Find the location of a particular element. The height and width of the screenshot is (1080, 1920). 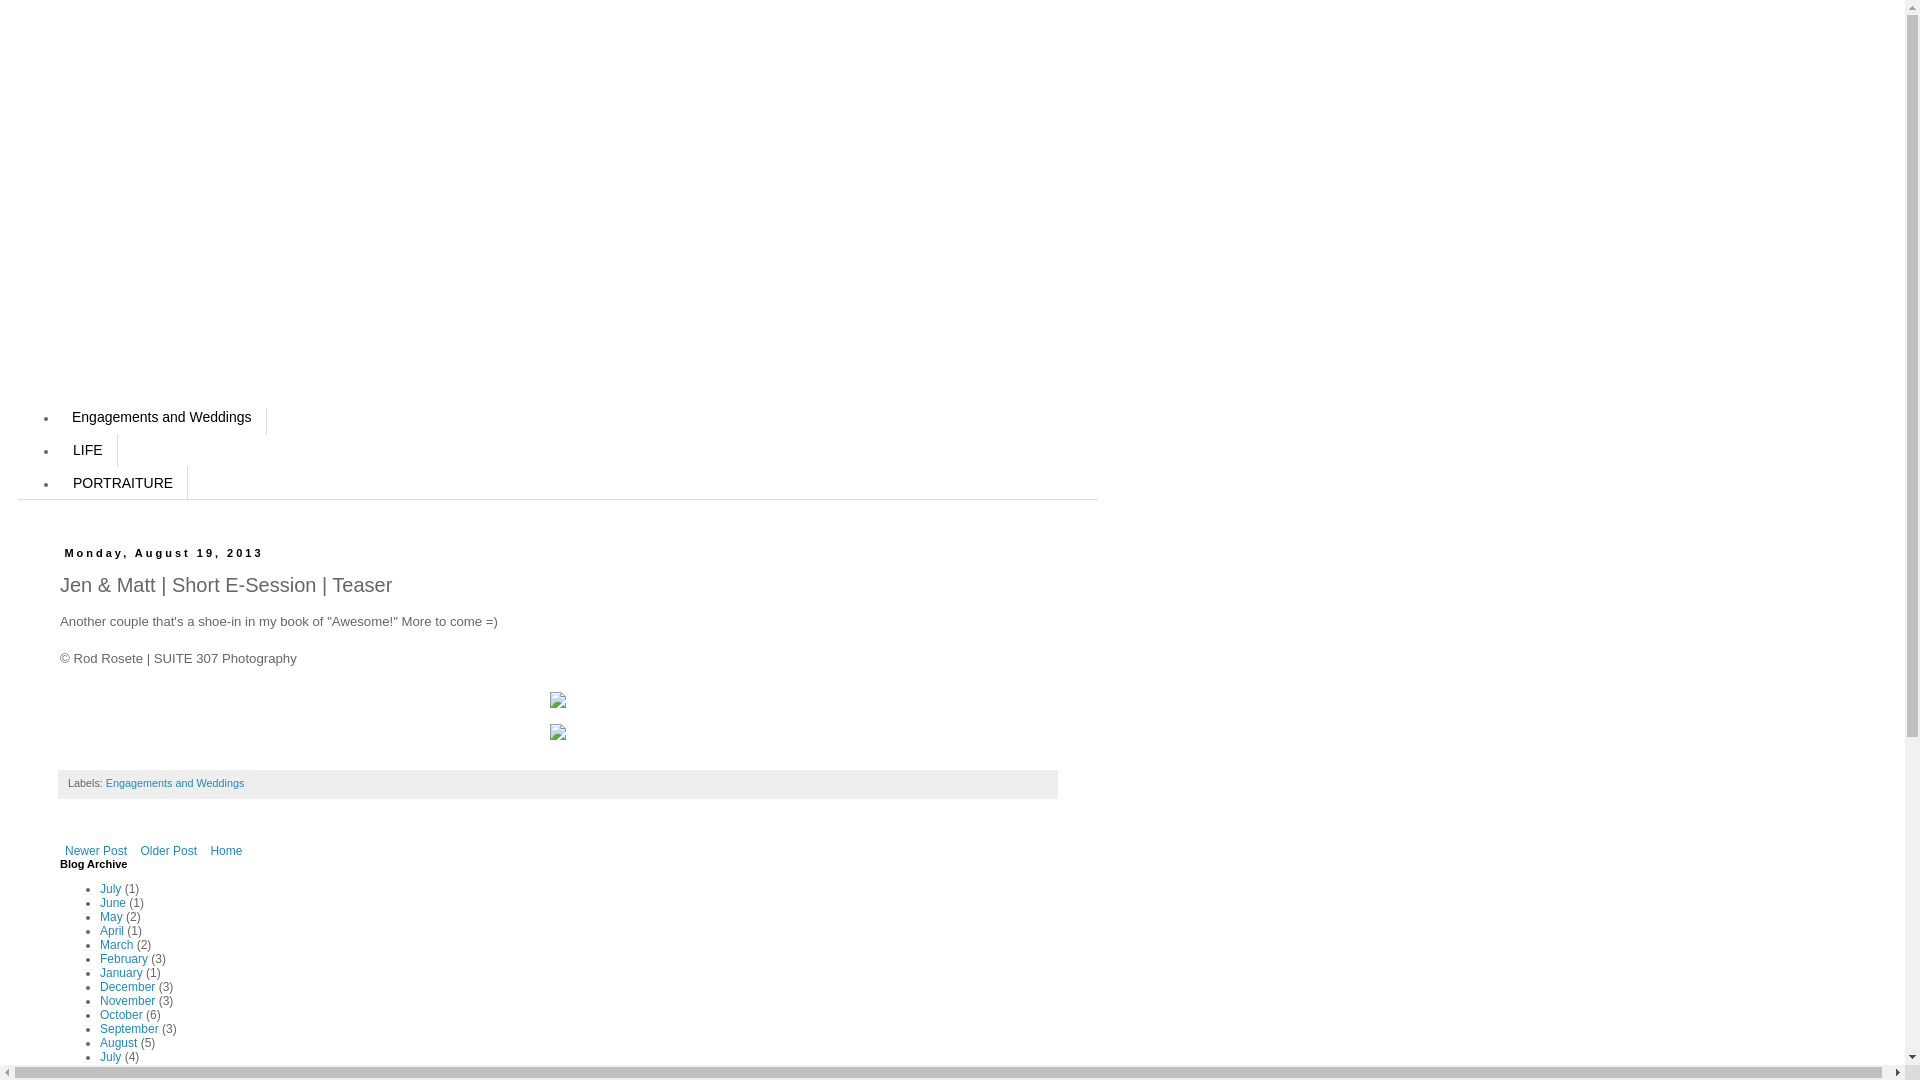

'September' is located at coordinates (99, 1029).